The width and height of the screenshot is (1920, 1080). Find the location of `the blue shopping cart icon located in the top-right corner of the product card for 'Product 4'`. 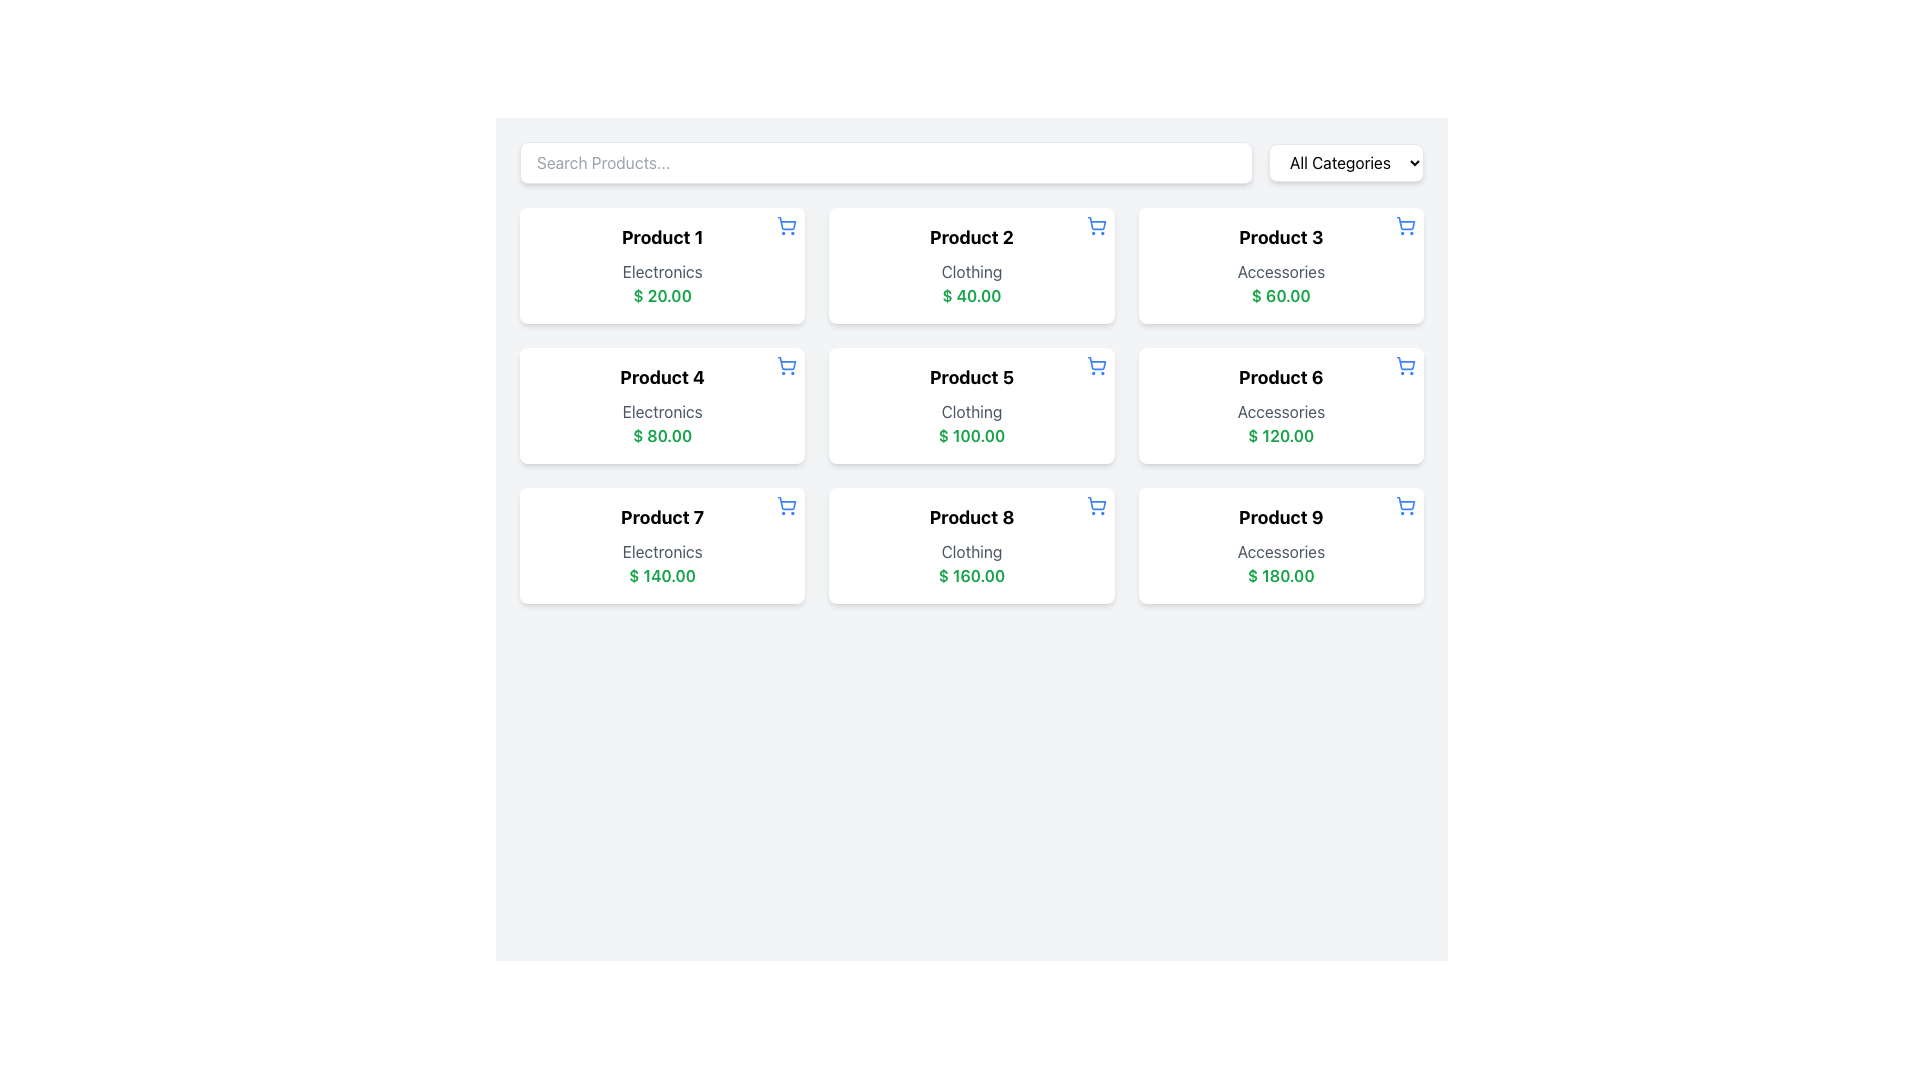

the blue shopping cart icon located in the top-right corner of the product card for 'Product 4' is located at coordinates (786, 366).